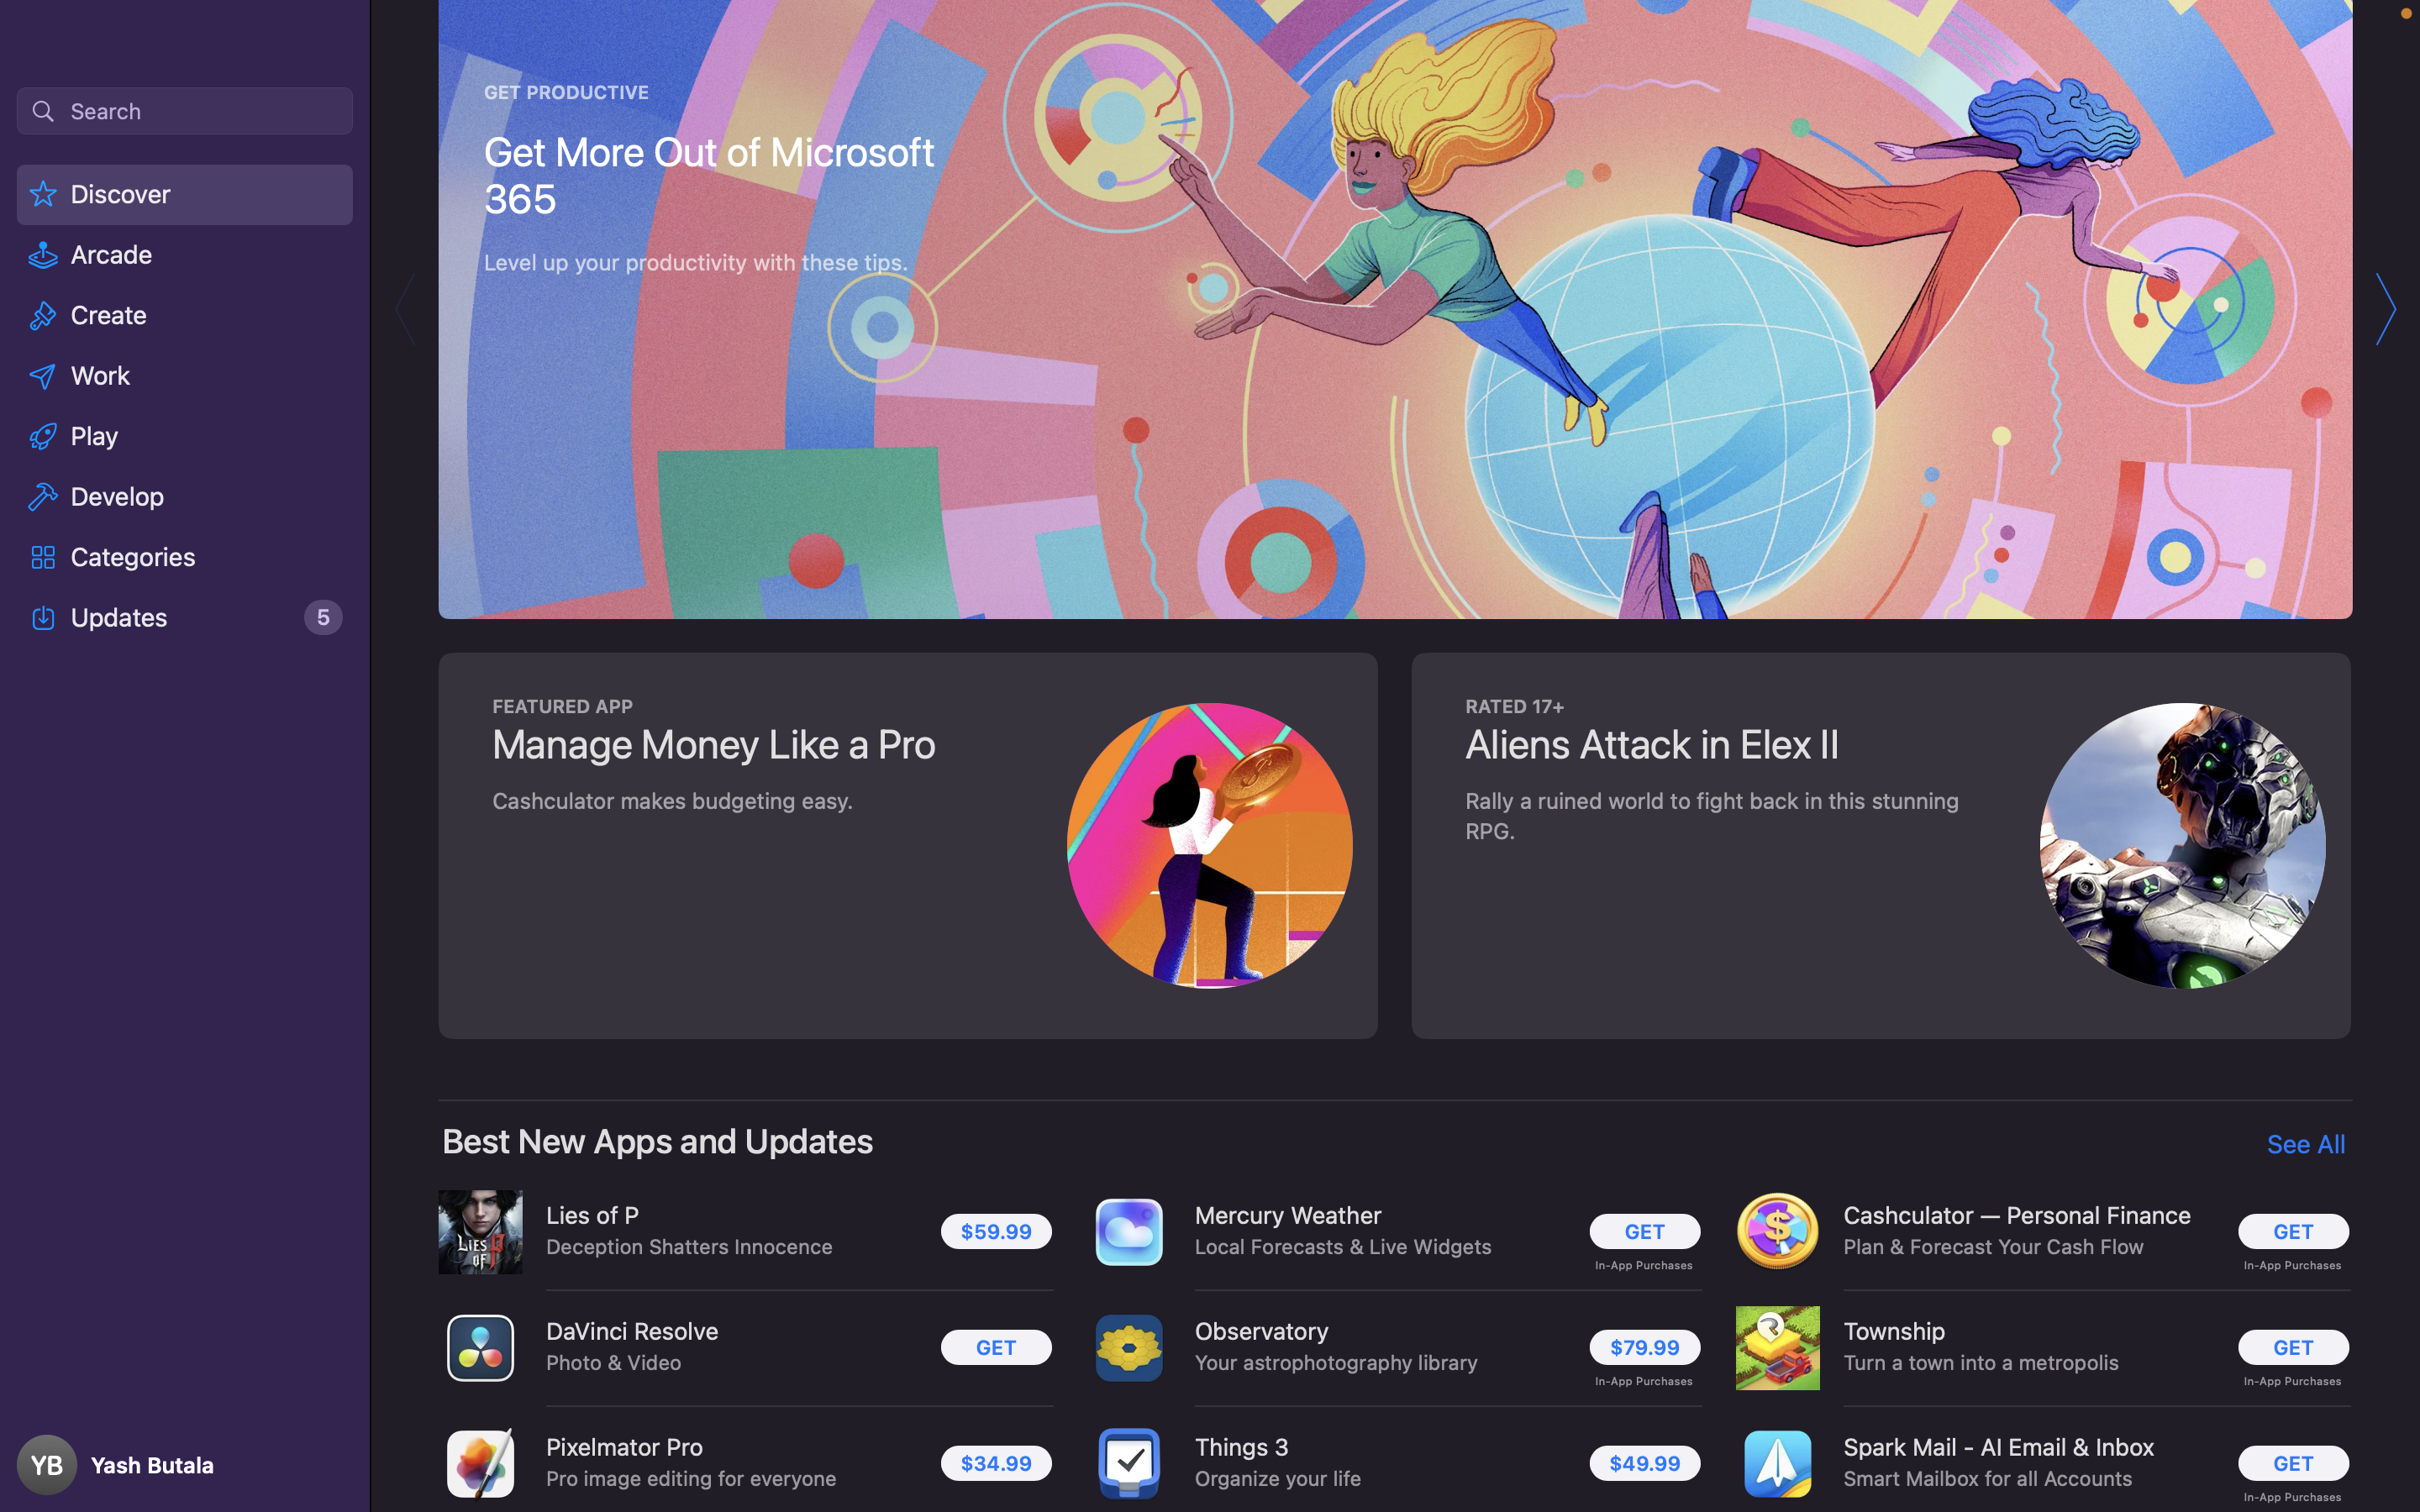  Describe the element at coordinates (1646, 1461) in the screenshot. I see `Carry out the installation procedure for the "Things 3" application` at that location.